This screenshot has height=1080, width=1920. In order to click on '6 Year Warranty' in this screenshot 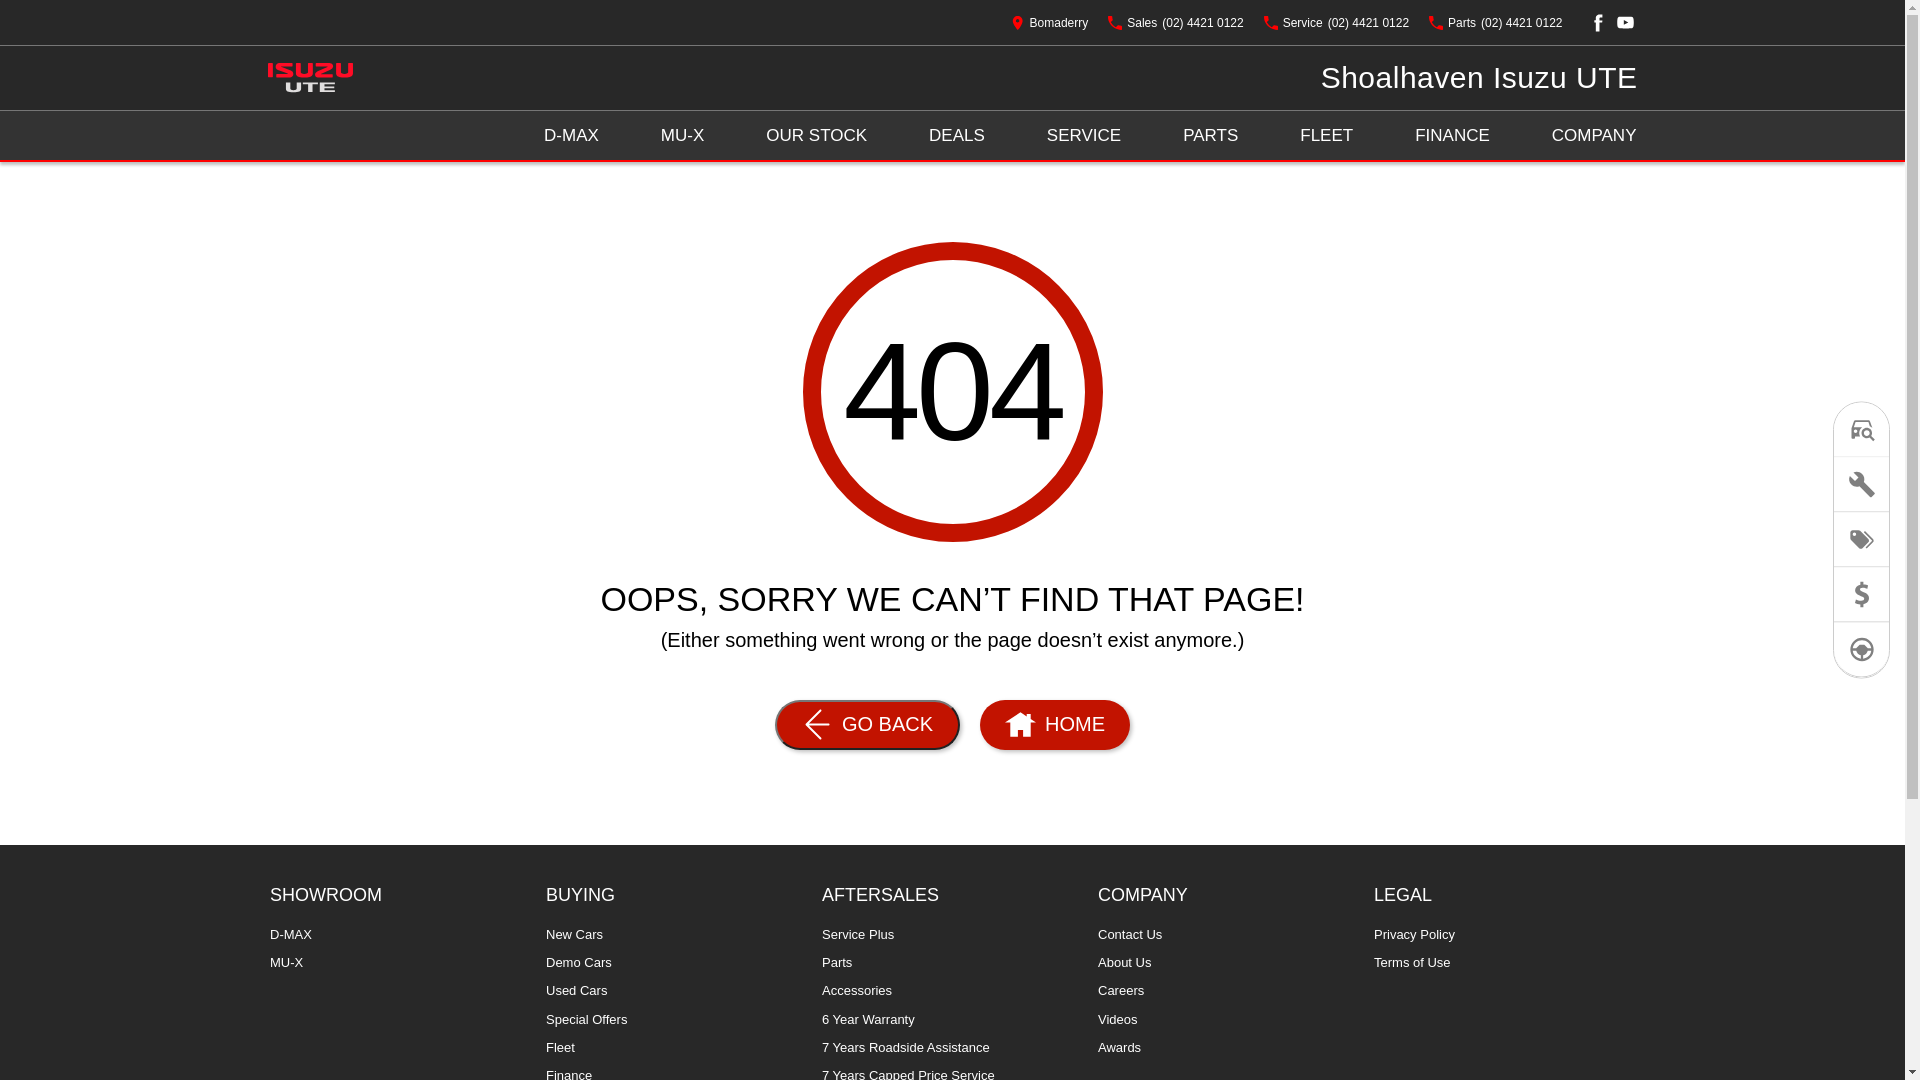, I will do `click(868, 1025)`.